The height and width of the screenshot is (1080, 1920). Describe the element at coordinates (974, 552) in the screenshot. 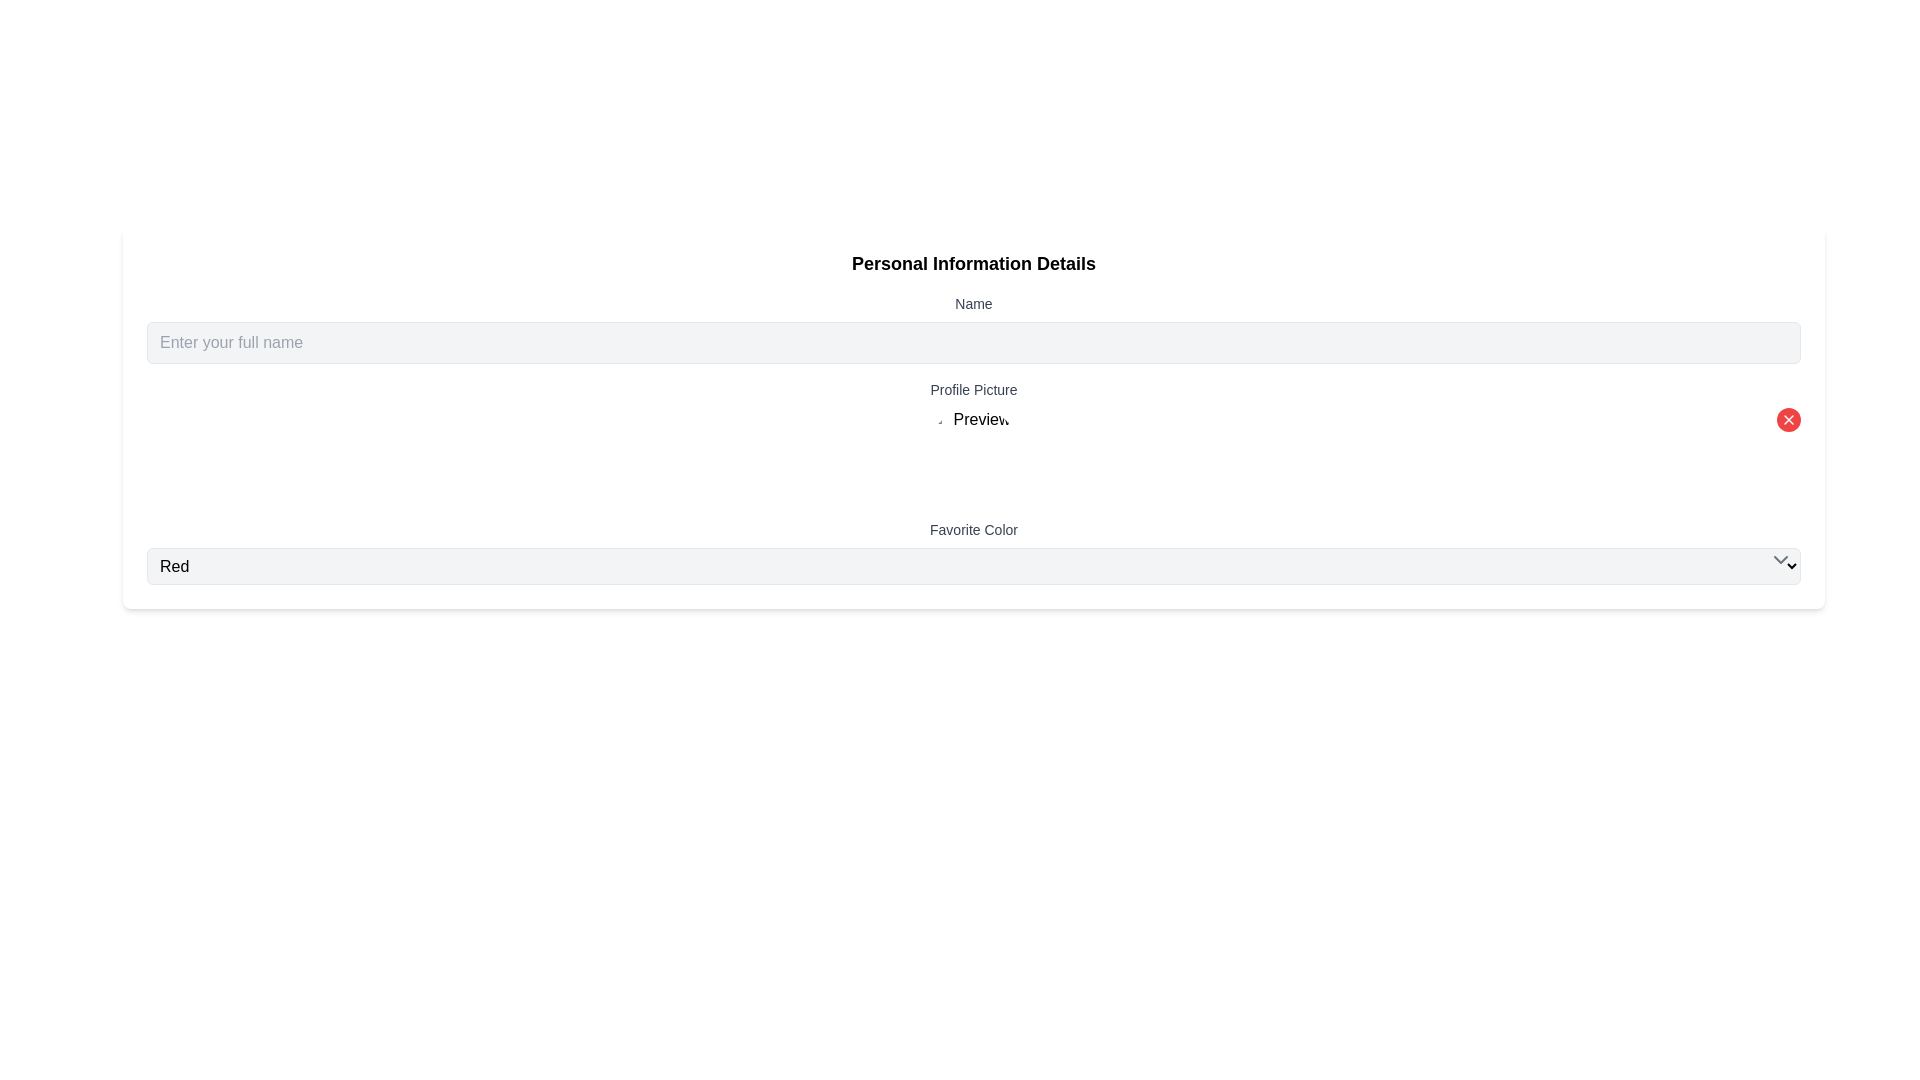

I see `the dropdown menu for selecting favorite color located at the bottom of the 'Personal Information Details' section` at that location.